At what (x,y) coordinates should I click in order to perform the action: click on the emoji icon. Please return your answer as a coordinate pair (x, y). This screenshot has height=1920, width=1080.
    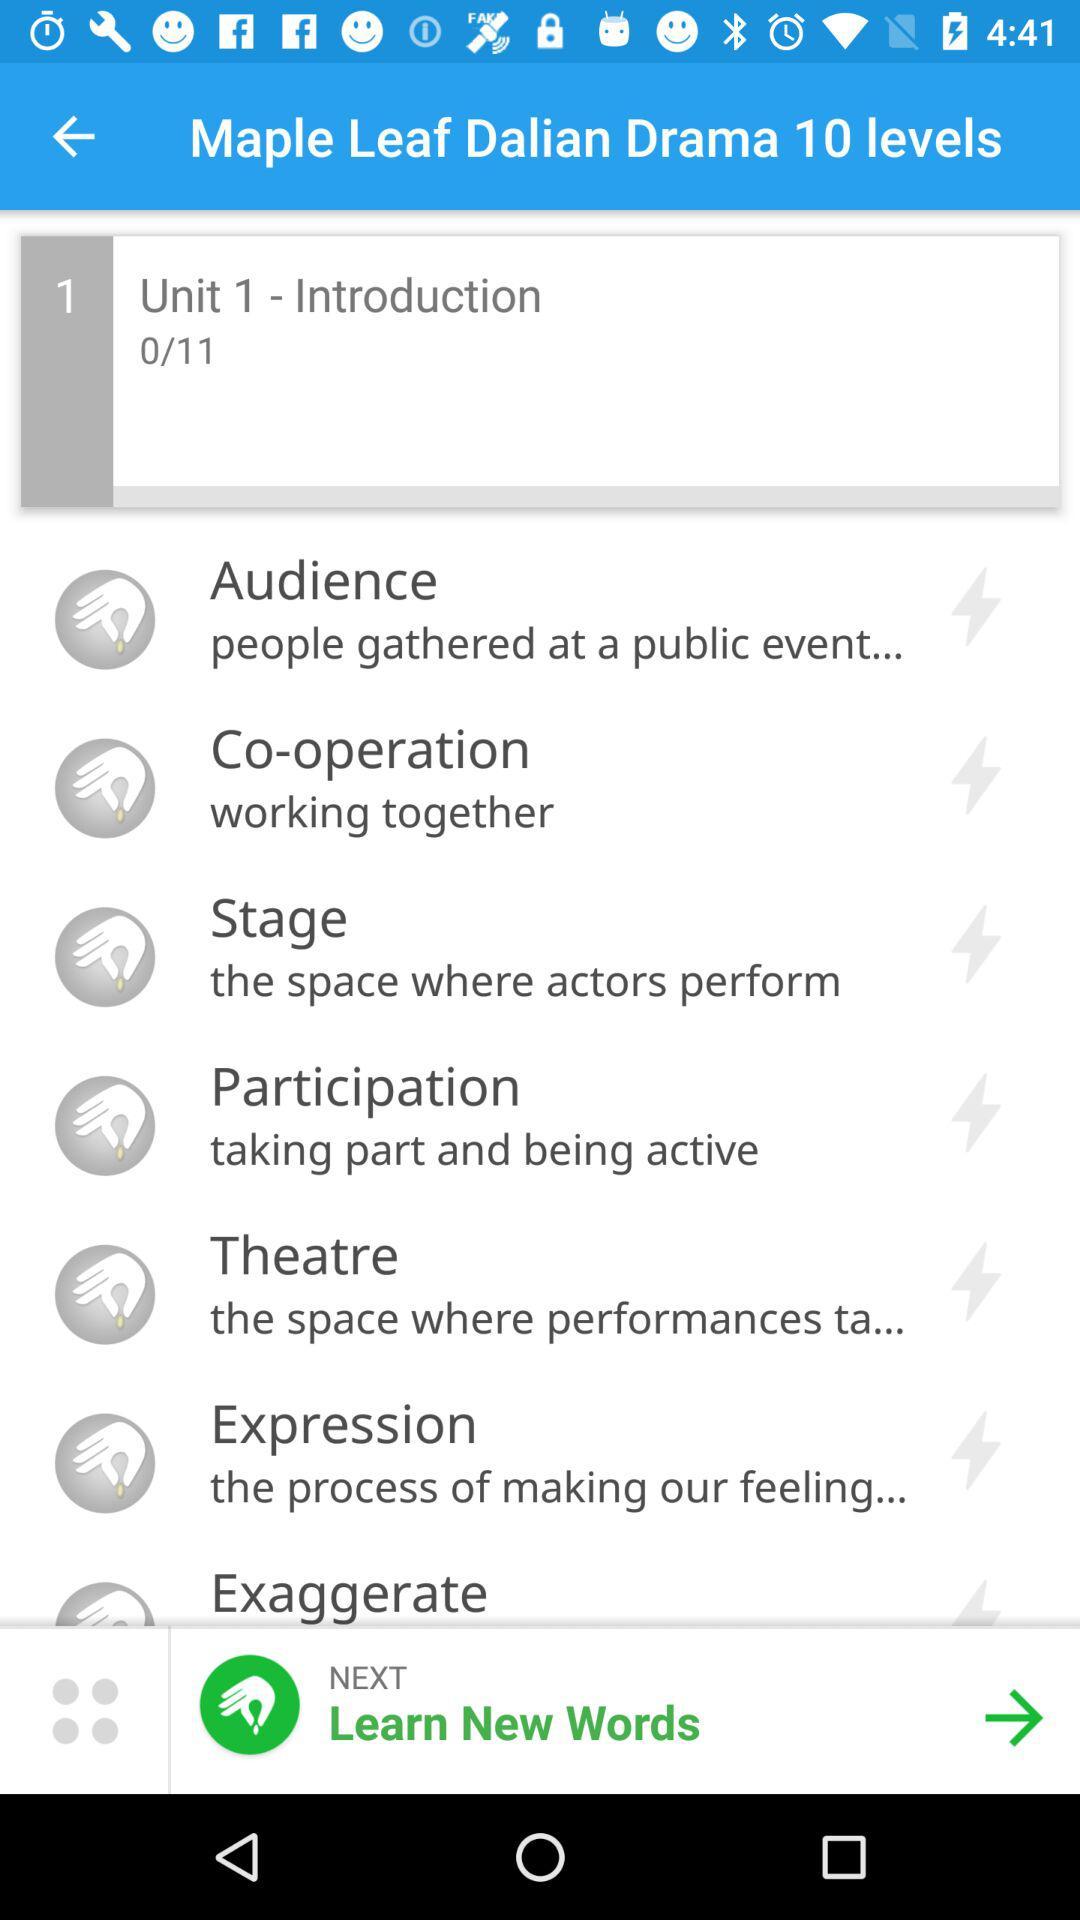
    Looking at the image, I should click on (83, 1708).